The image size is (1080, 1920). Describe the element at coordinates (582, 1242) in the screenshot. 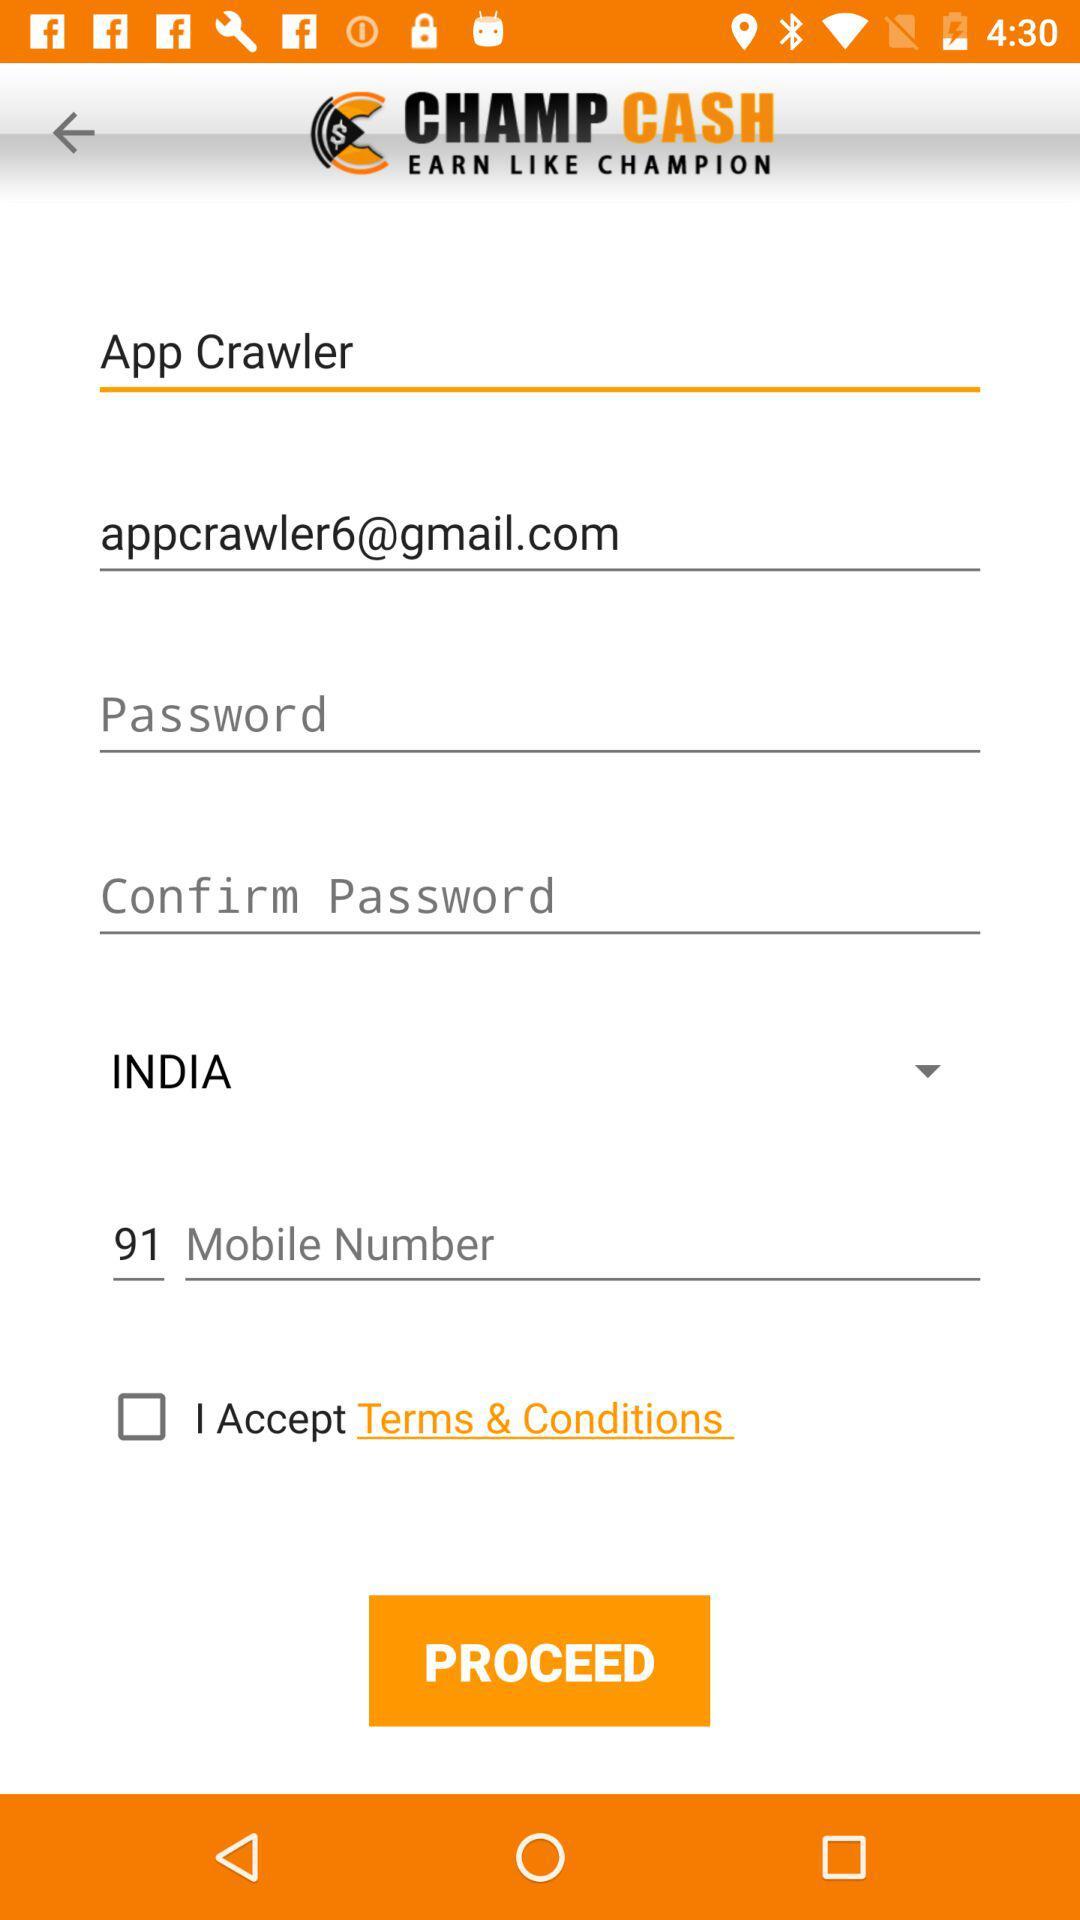

I see `mobile number` at that location.